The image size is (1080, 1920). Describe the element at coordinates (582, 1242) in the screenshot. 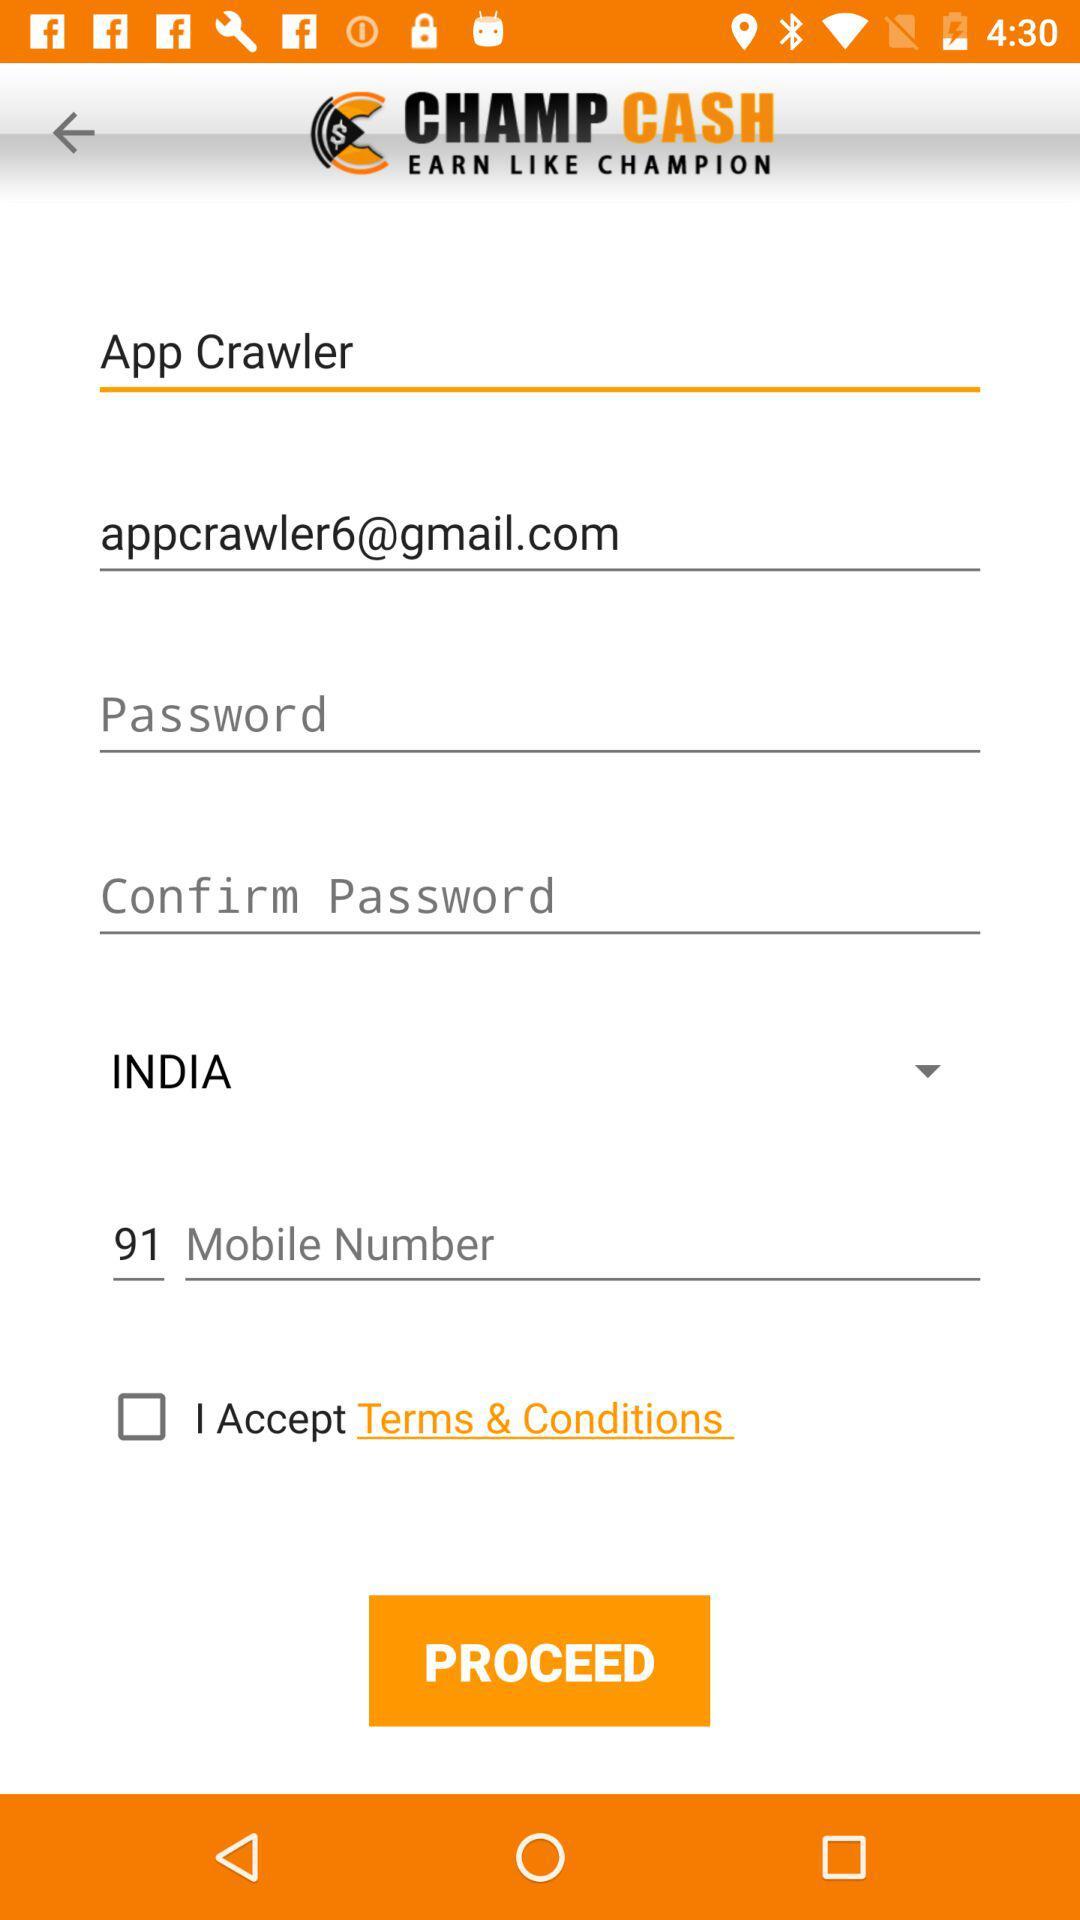

I see `mobile number` at that location.